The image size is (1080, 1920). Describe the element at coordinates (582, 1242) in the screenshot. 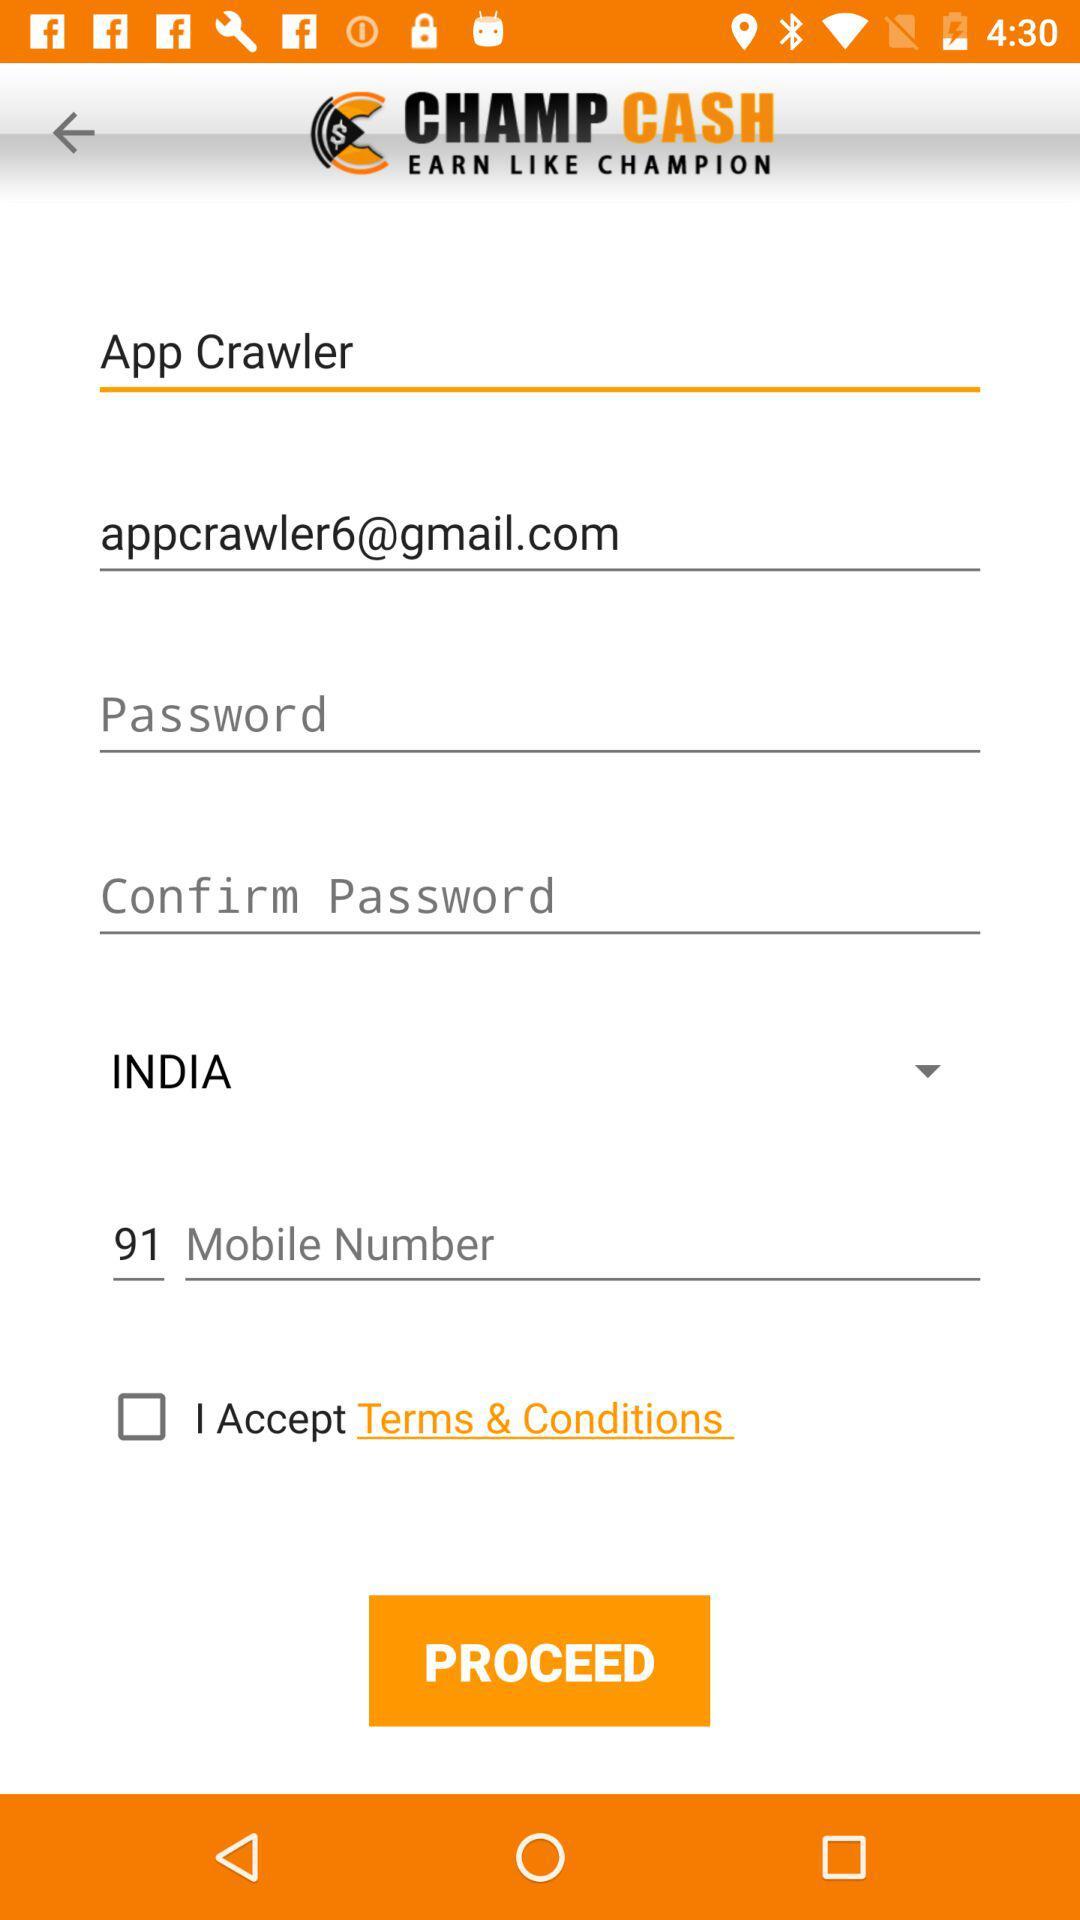

I see `mobile number` at that location.